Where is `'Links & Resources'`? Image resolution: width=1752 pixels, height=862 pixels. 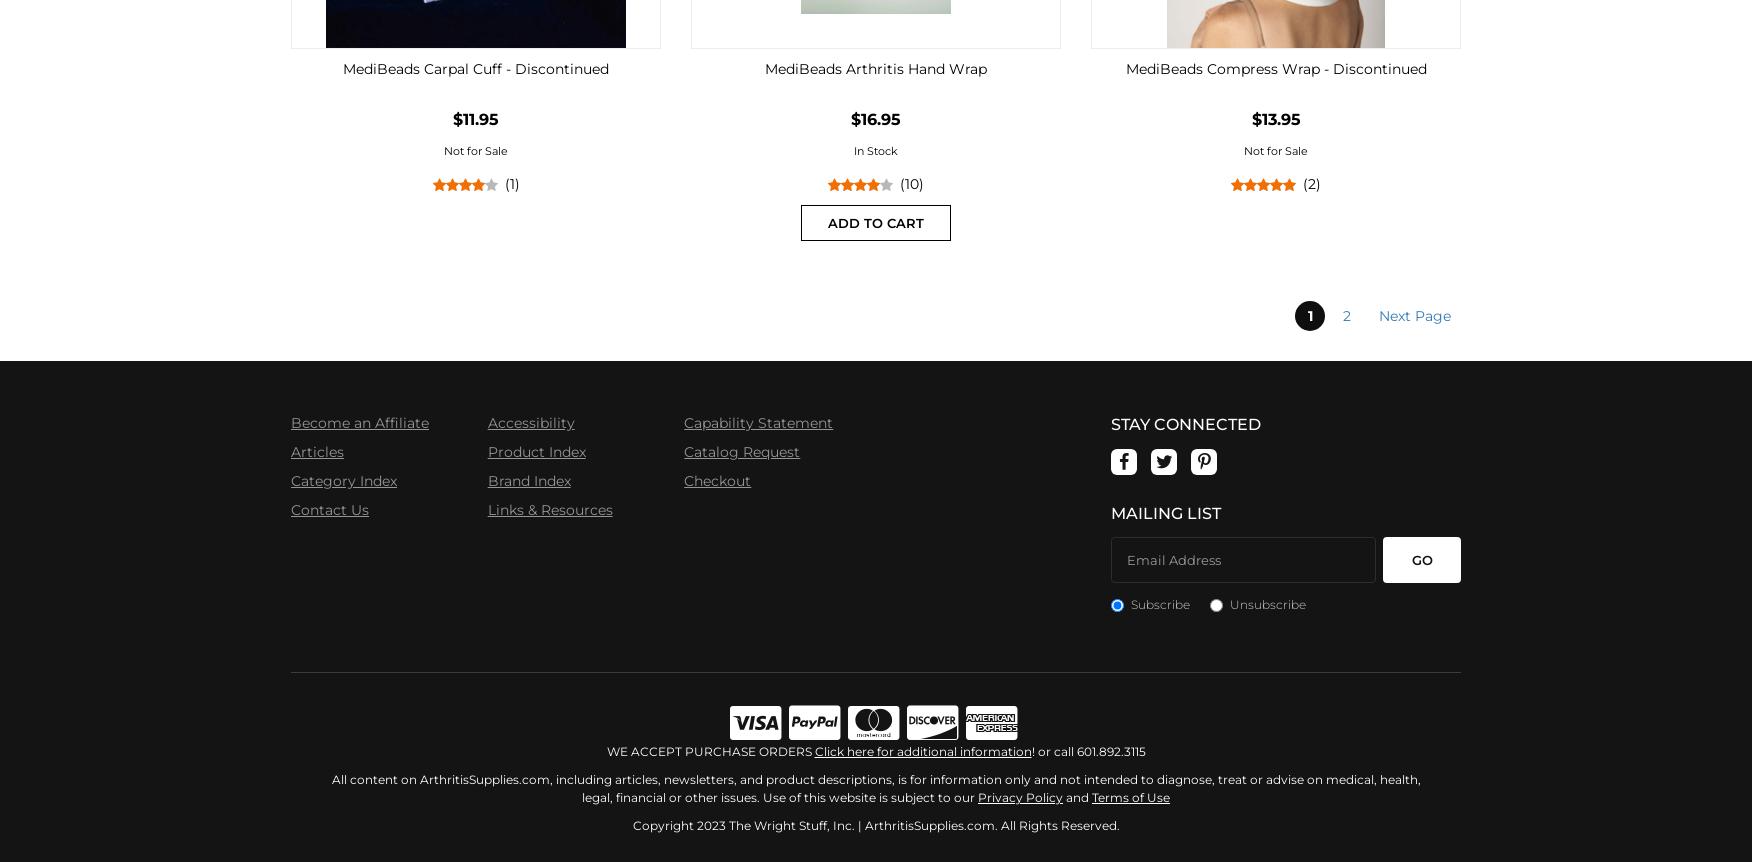 'Links & Resources' is located at coordinates (548, 508).